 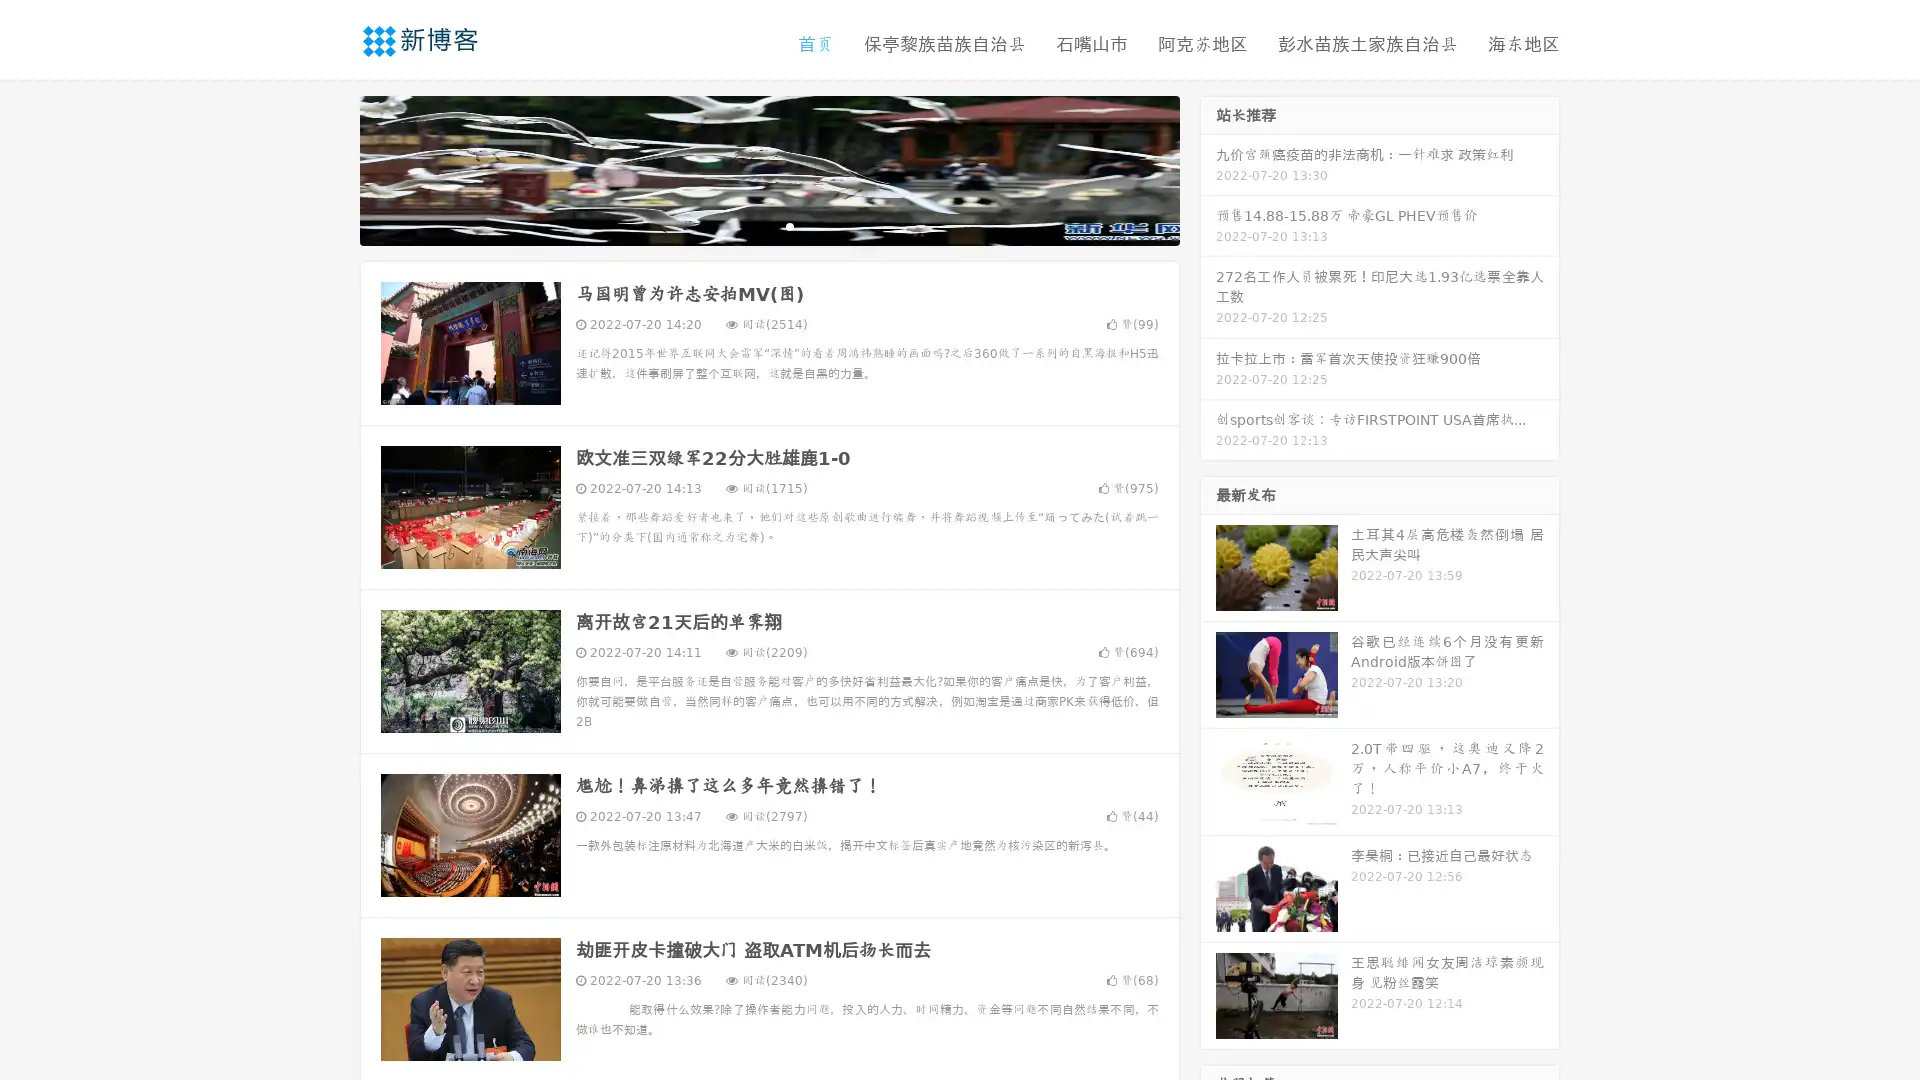 I want to click on Previous slide, so click(x=330, y=168).